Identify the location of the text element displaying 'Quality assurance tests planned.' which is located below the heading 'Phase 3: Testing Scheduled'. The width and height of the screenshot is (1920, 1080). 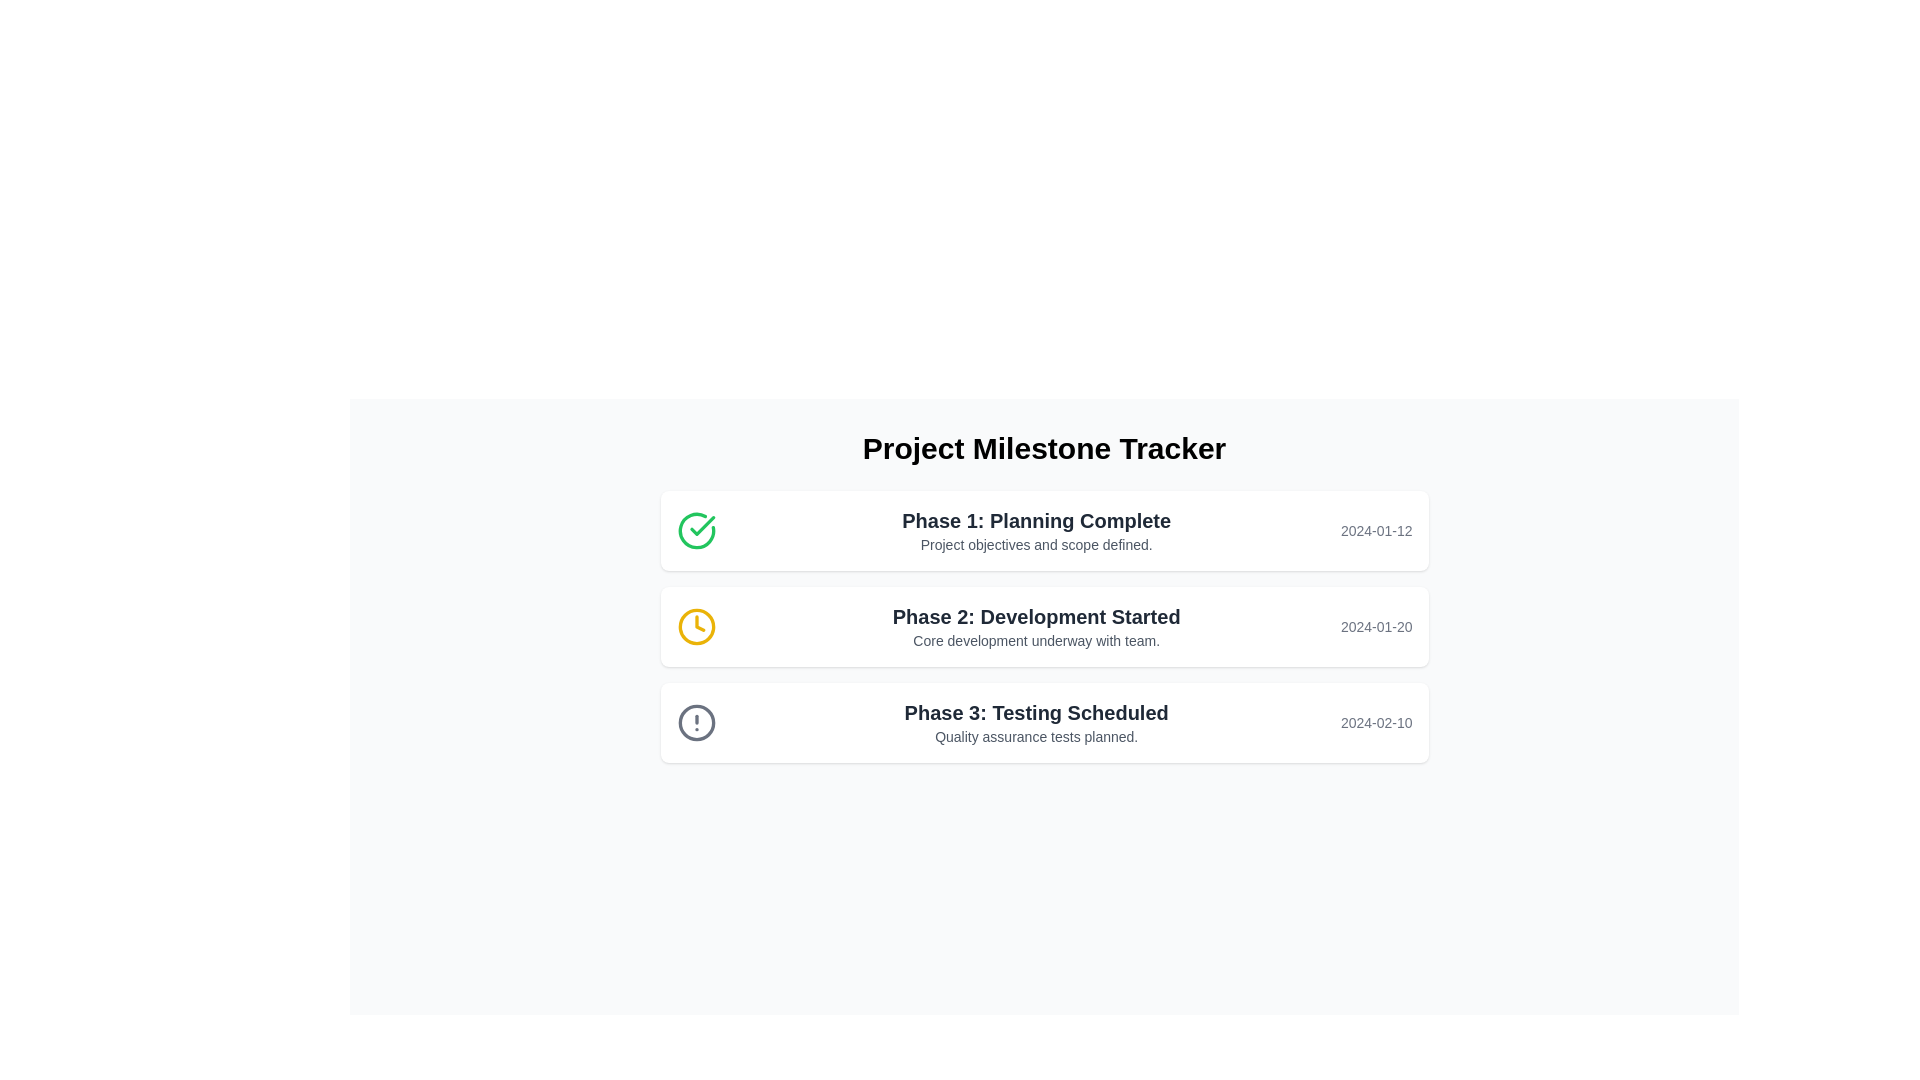
(1036, 736).